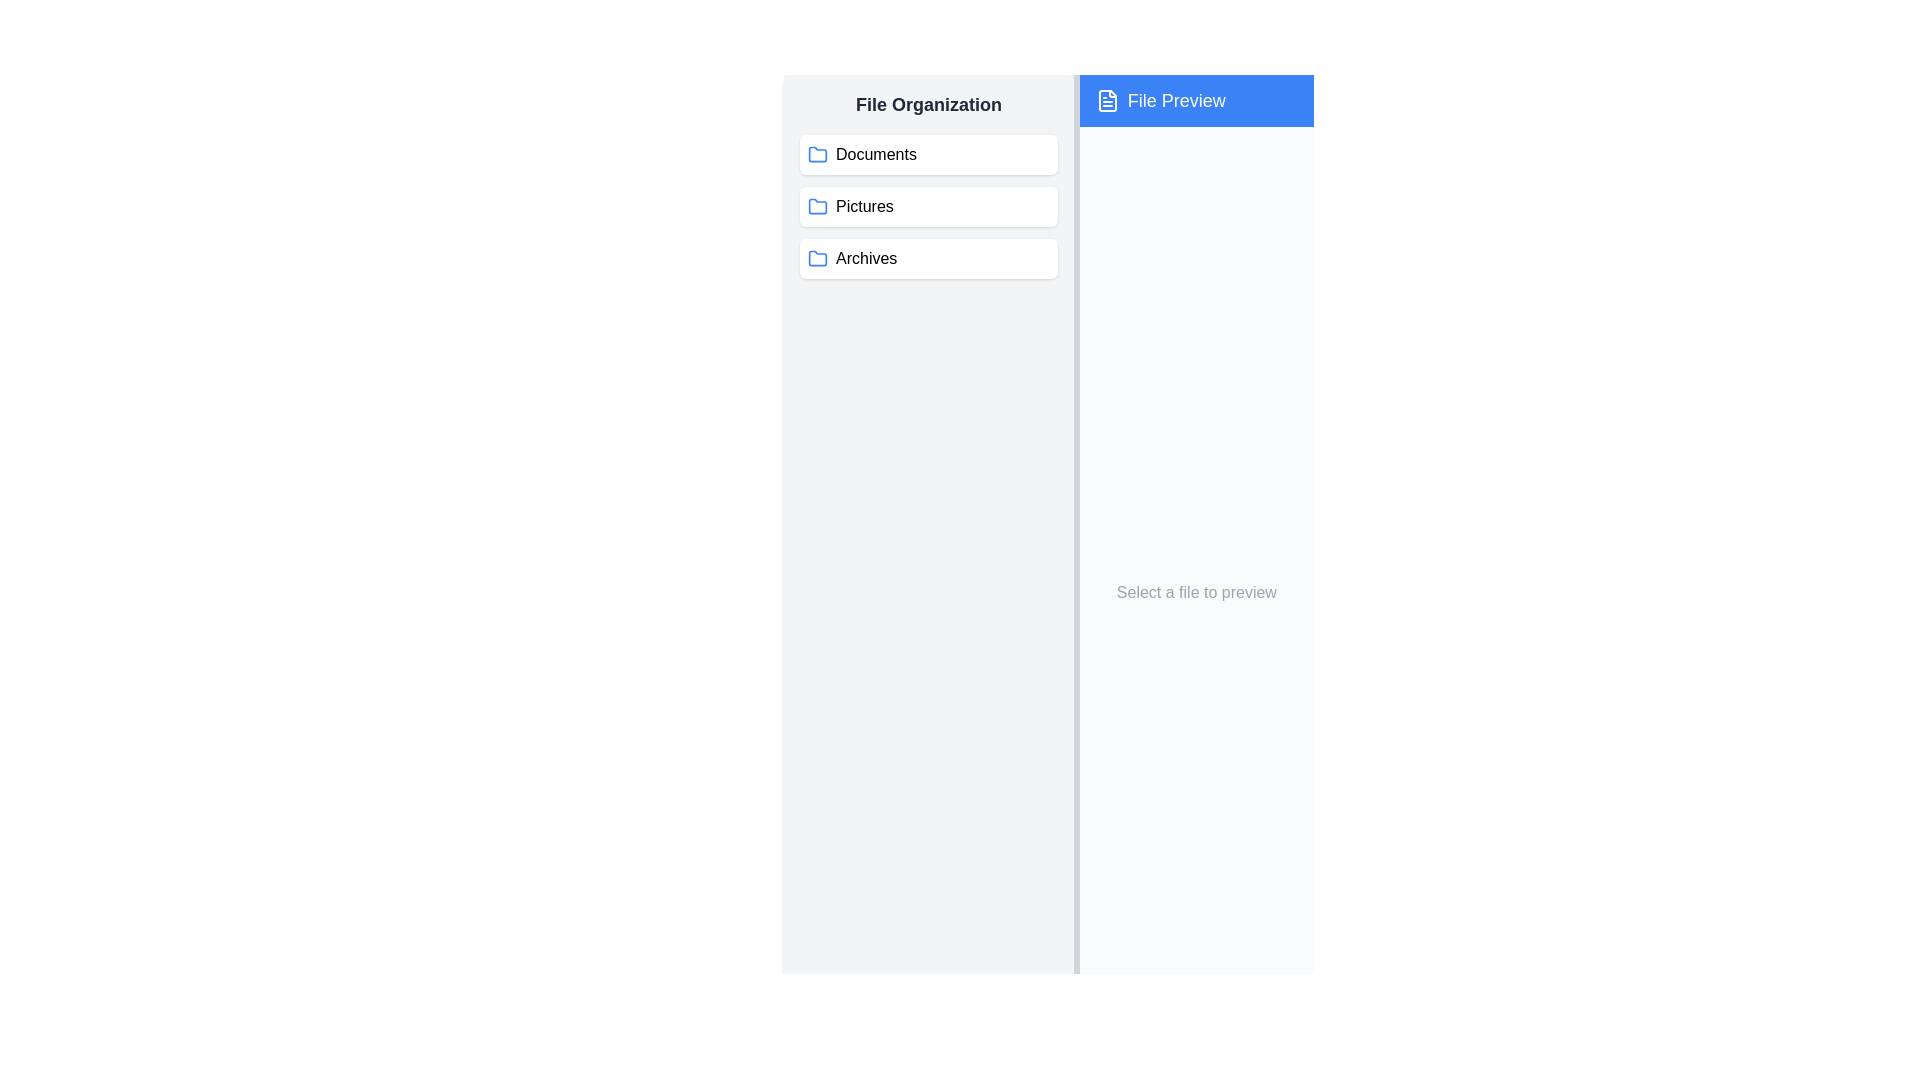 This screenshot has width=1920, height=1080. Describe the element at coordinates (928, 153) in the screenshot. I see `the 'Documents' button in the left-hand panel of the 'File Organization' section to change its background color to light gray` at that location.